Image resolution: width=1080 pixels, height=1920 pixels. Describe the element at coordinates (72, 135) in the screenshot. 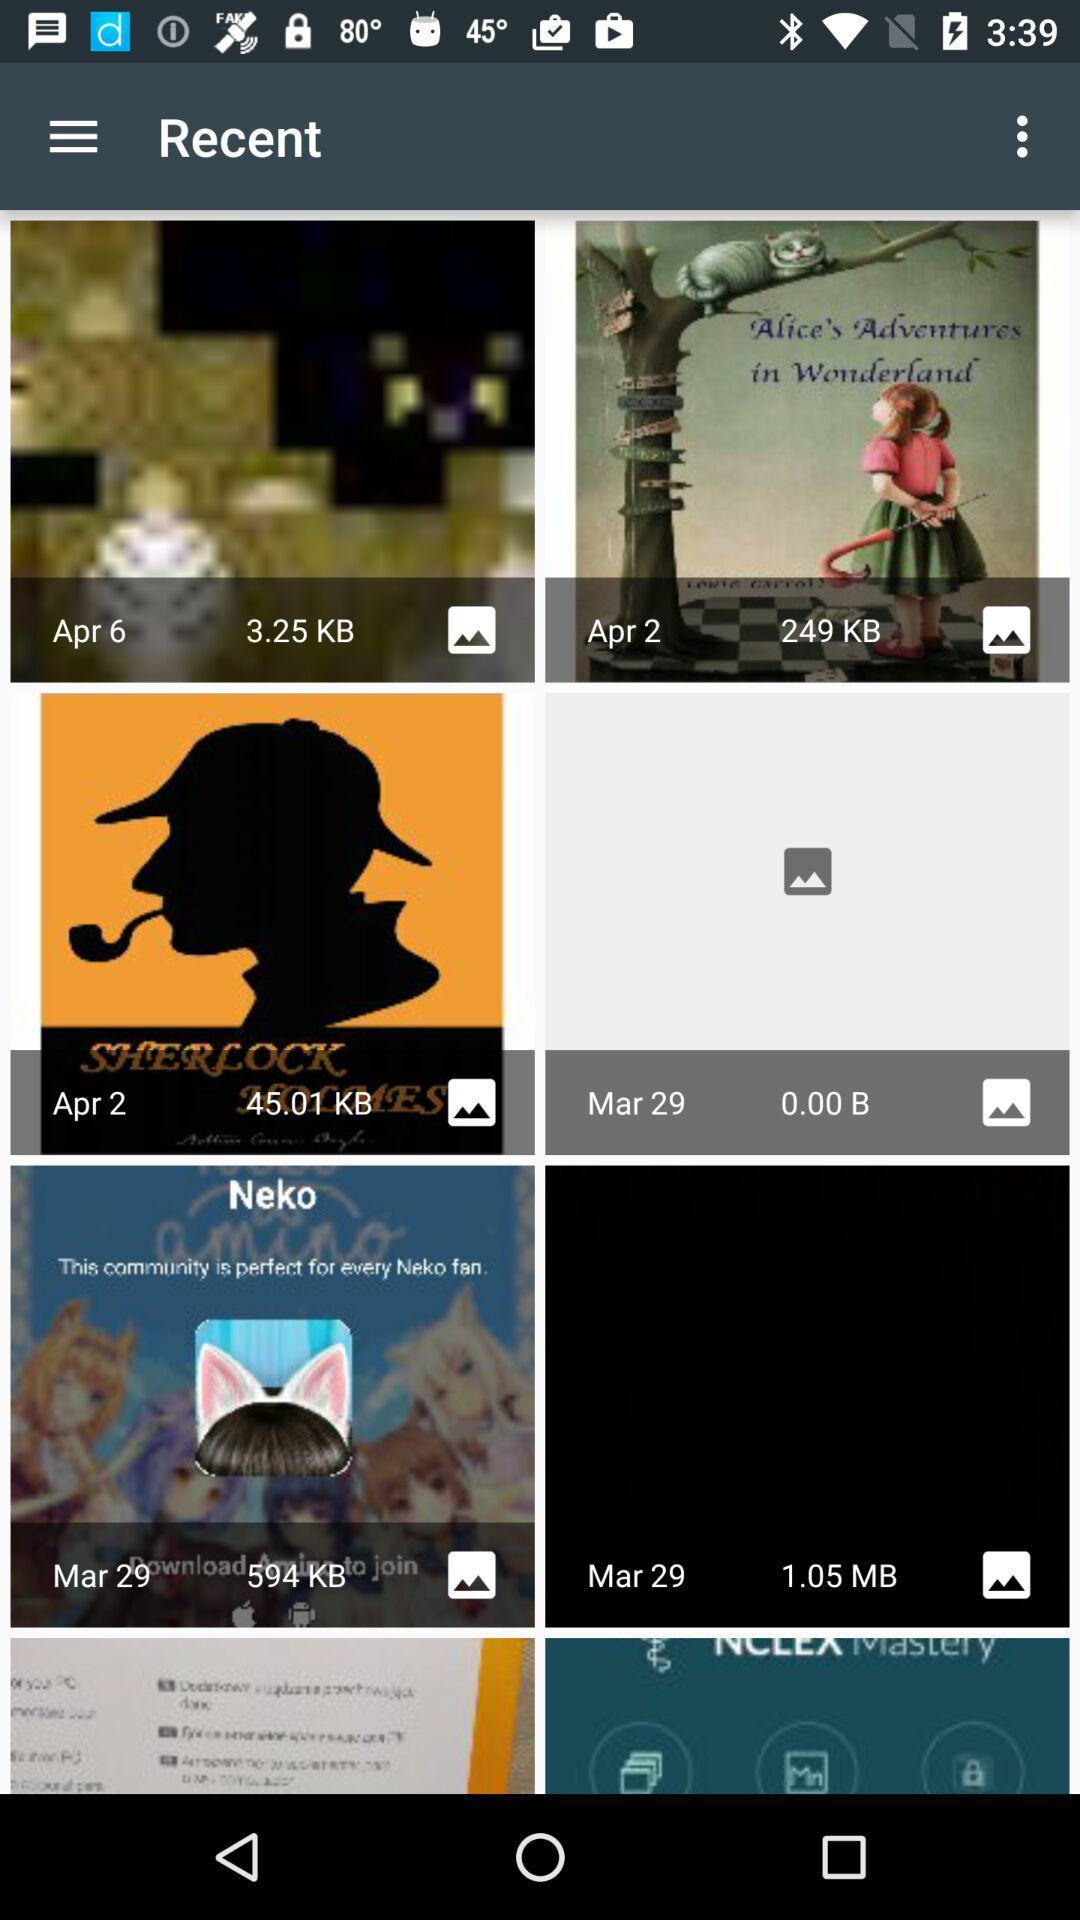

I see `the icon to the left of recent app` at that location.